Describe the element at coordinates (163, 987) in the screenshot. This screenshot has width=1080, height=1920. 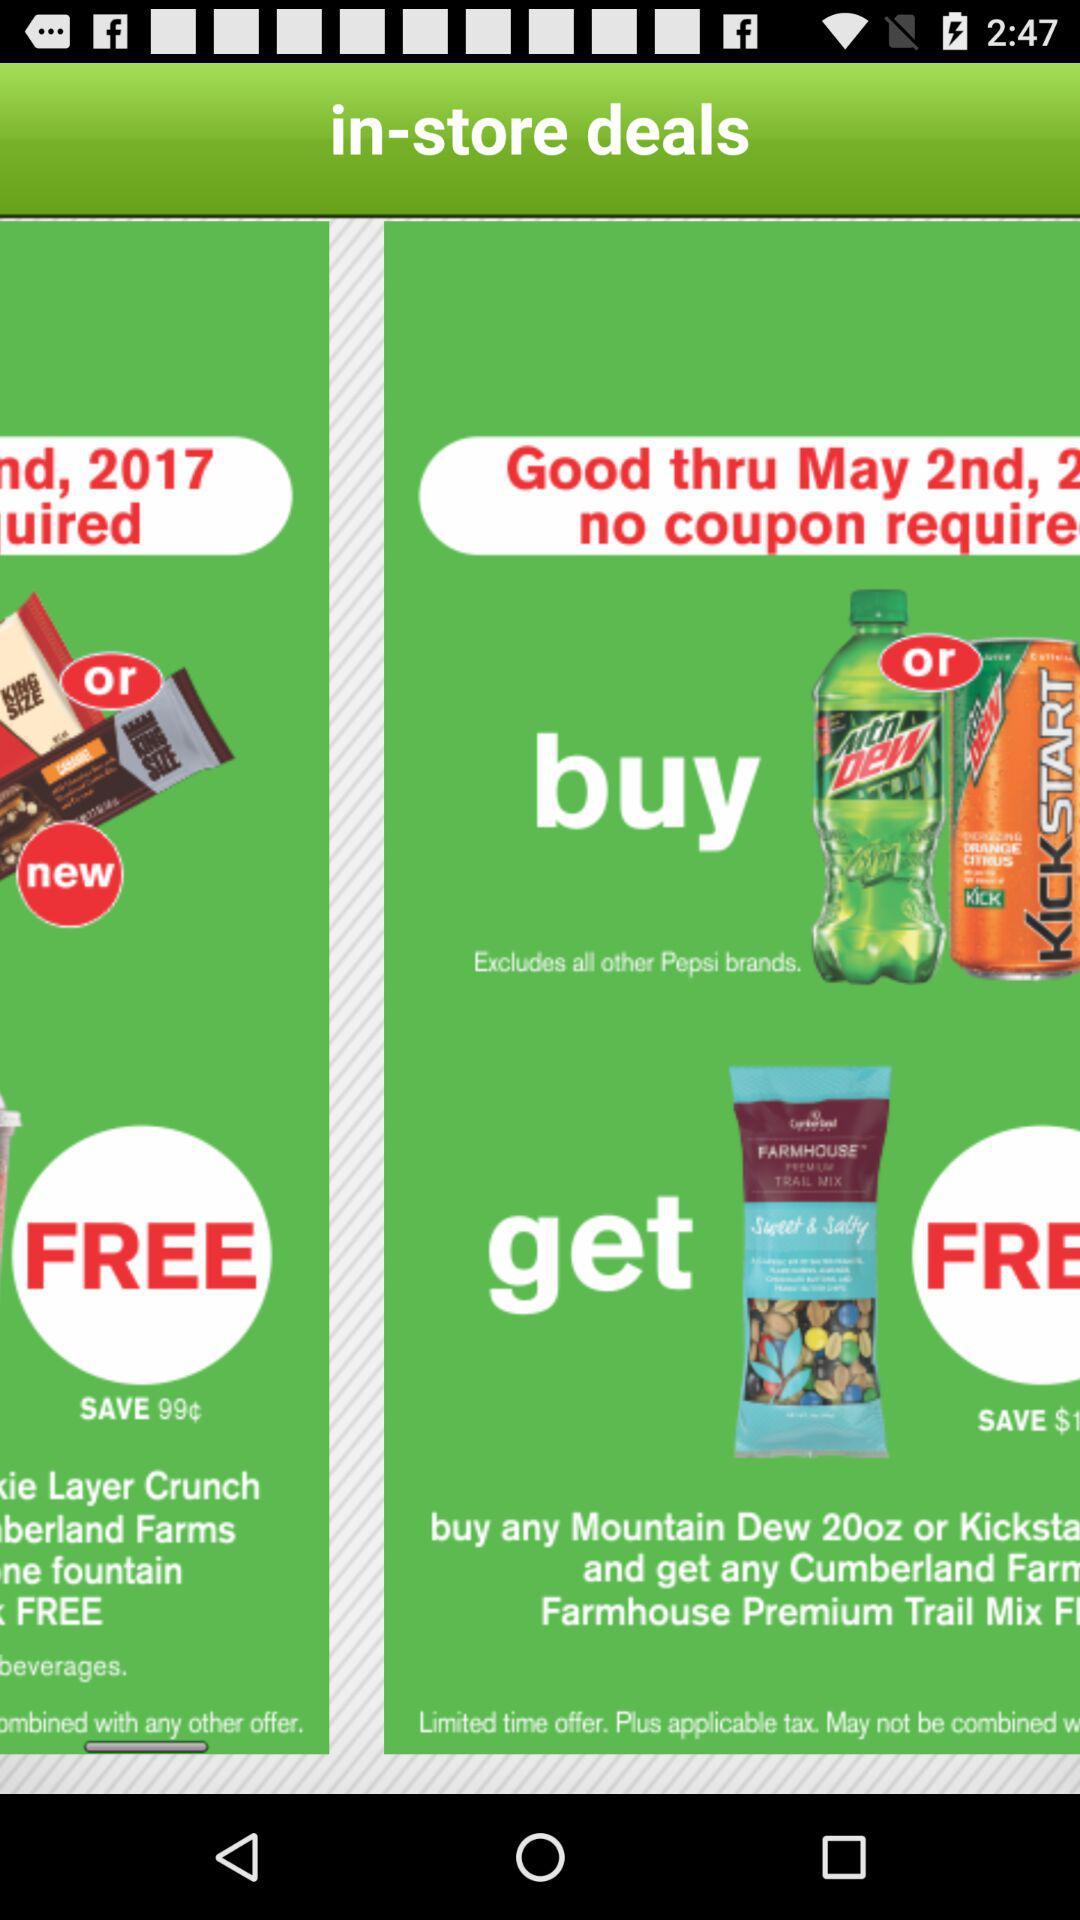
I see `icon on the left` at that location.